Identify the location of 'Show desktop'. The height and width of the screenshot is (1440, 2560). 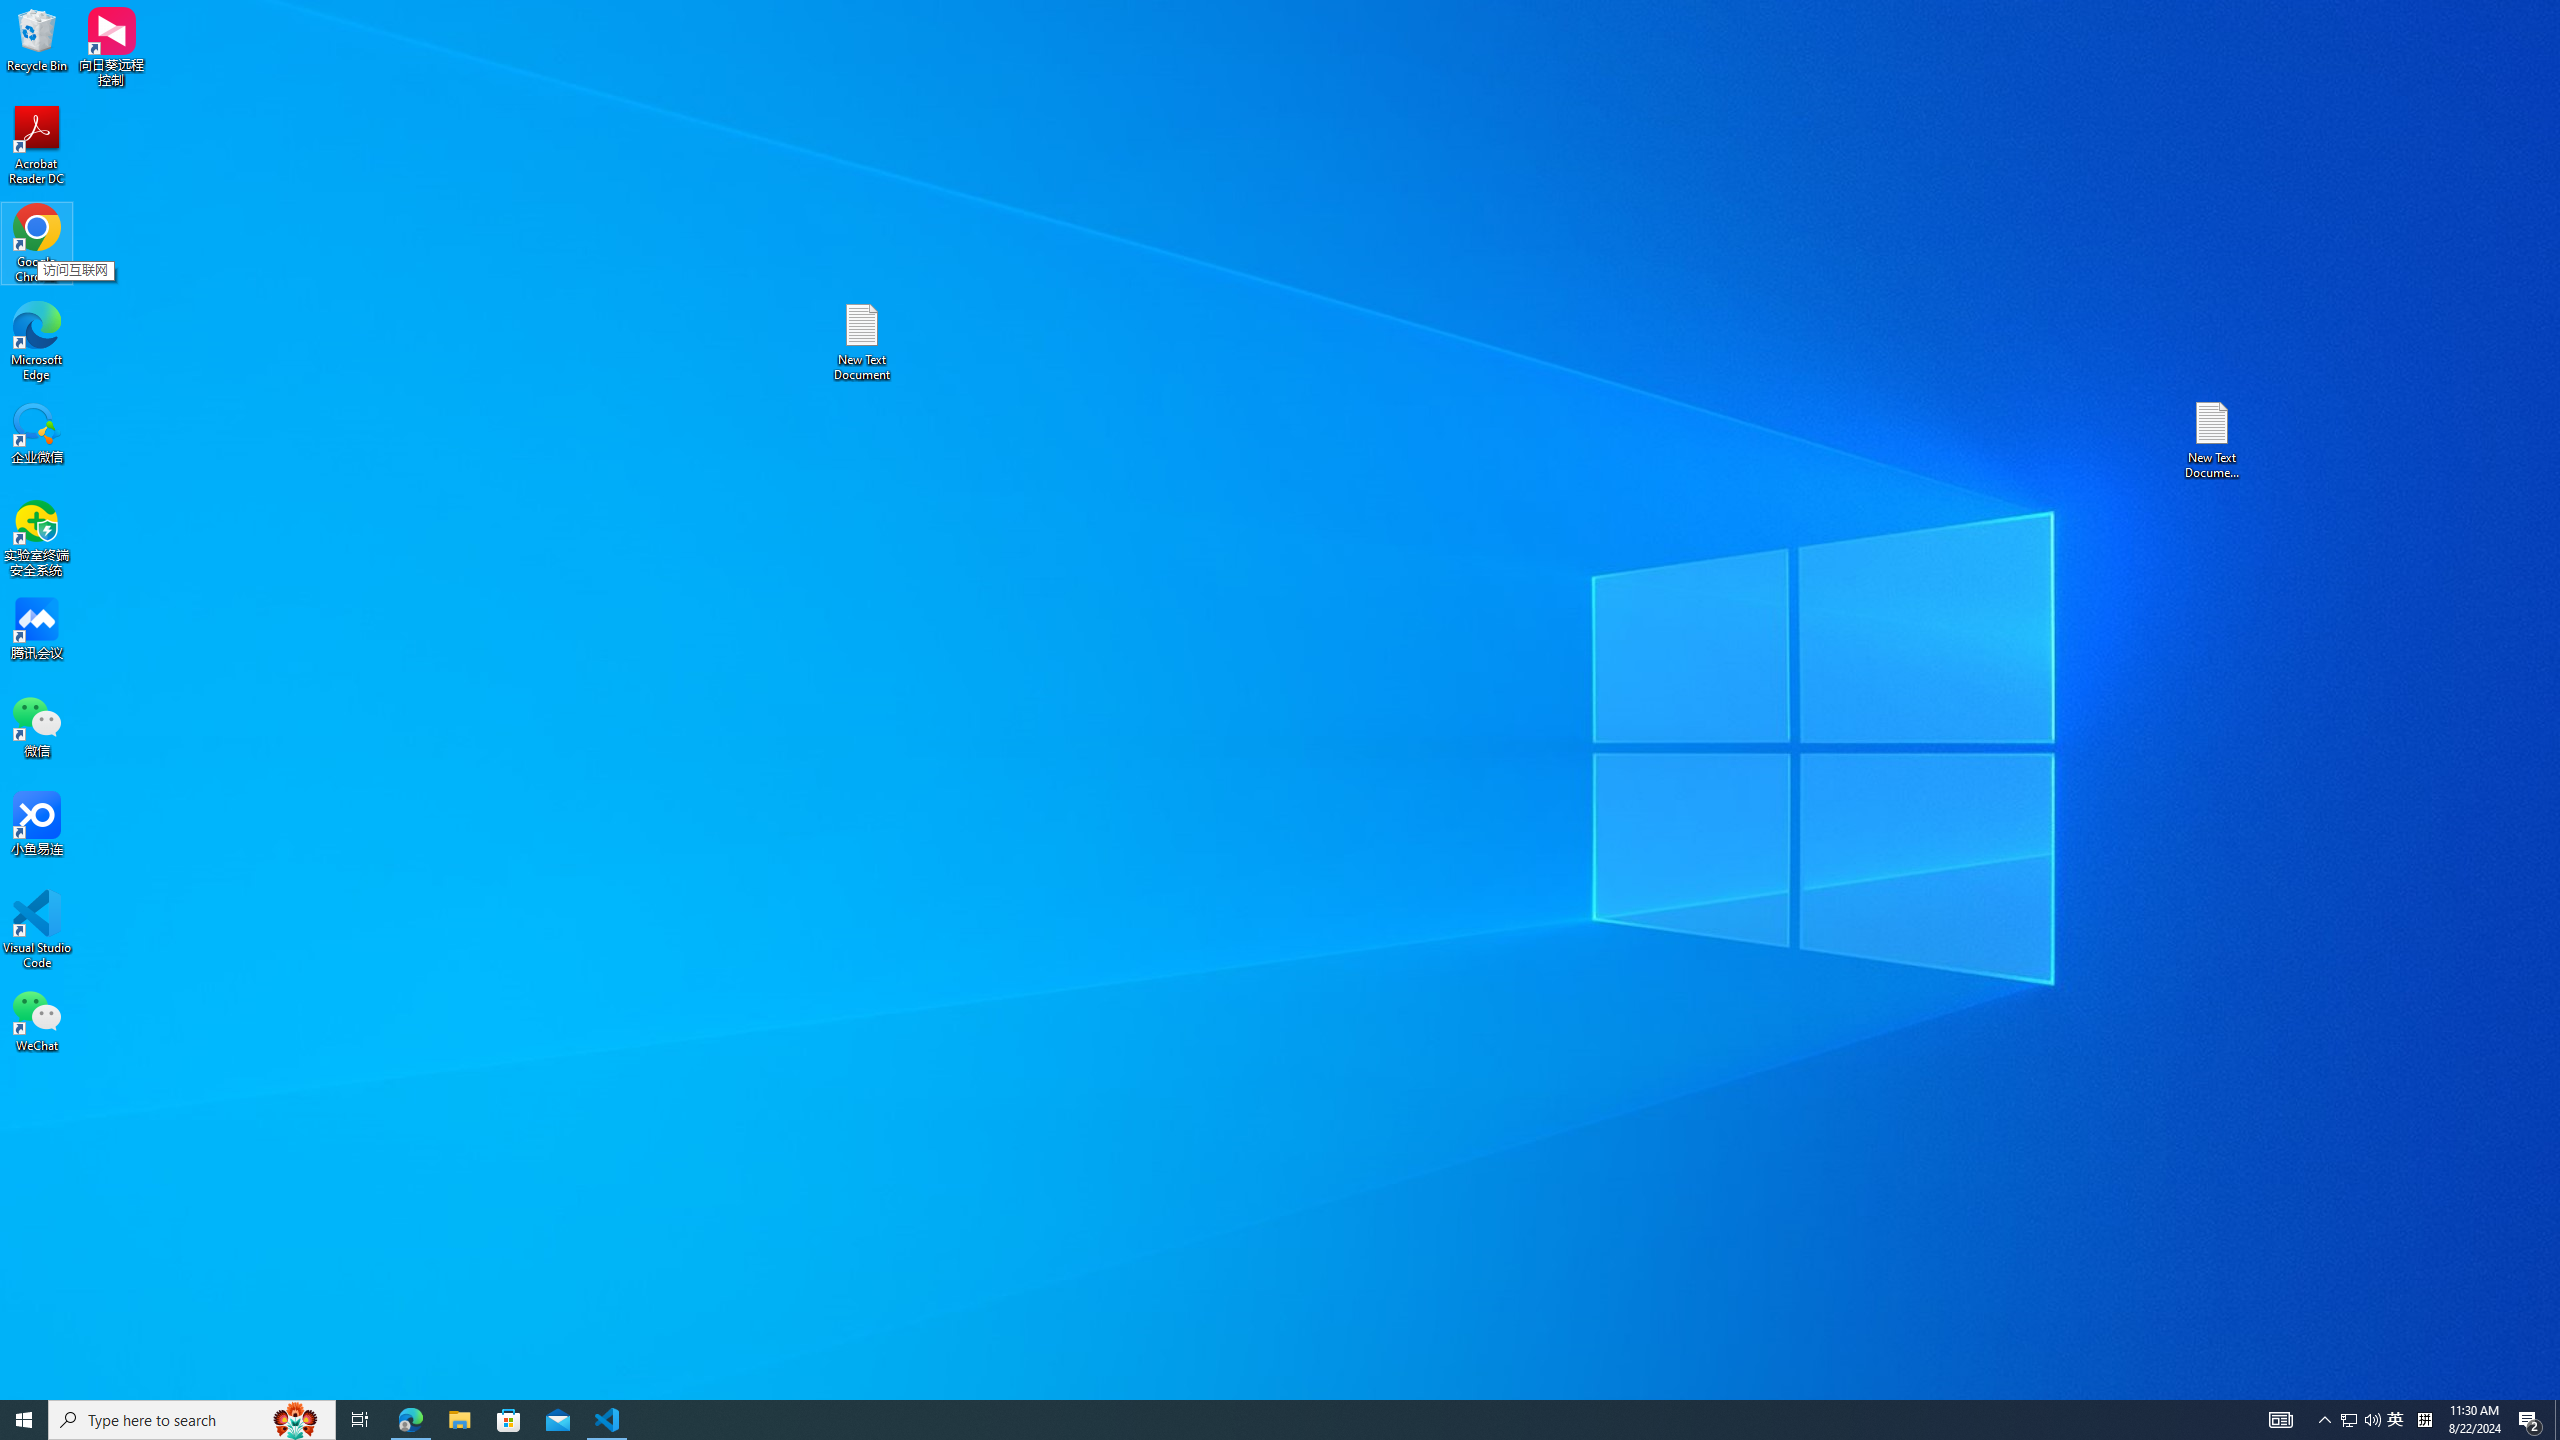
(2556, 1418).